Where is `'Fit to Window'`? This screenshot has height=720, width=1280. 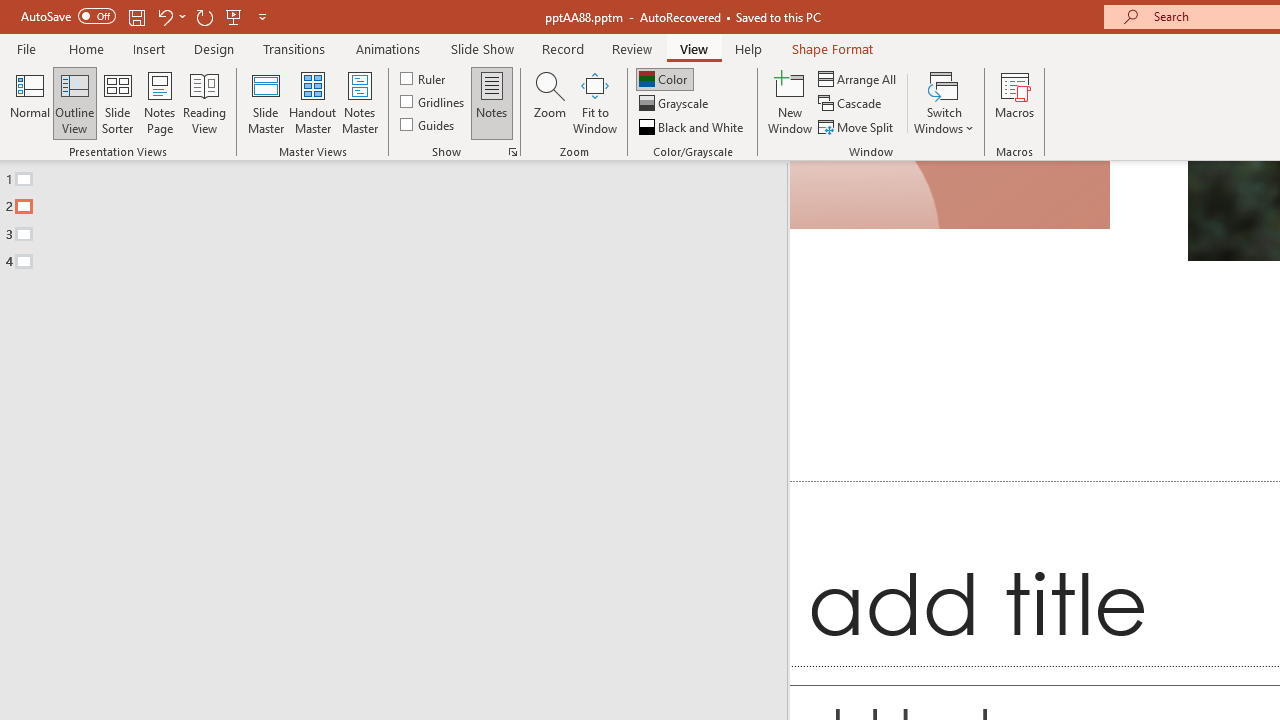
'Fit to Window' is located at coordinates (594, 103).